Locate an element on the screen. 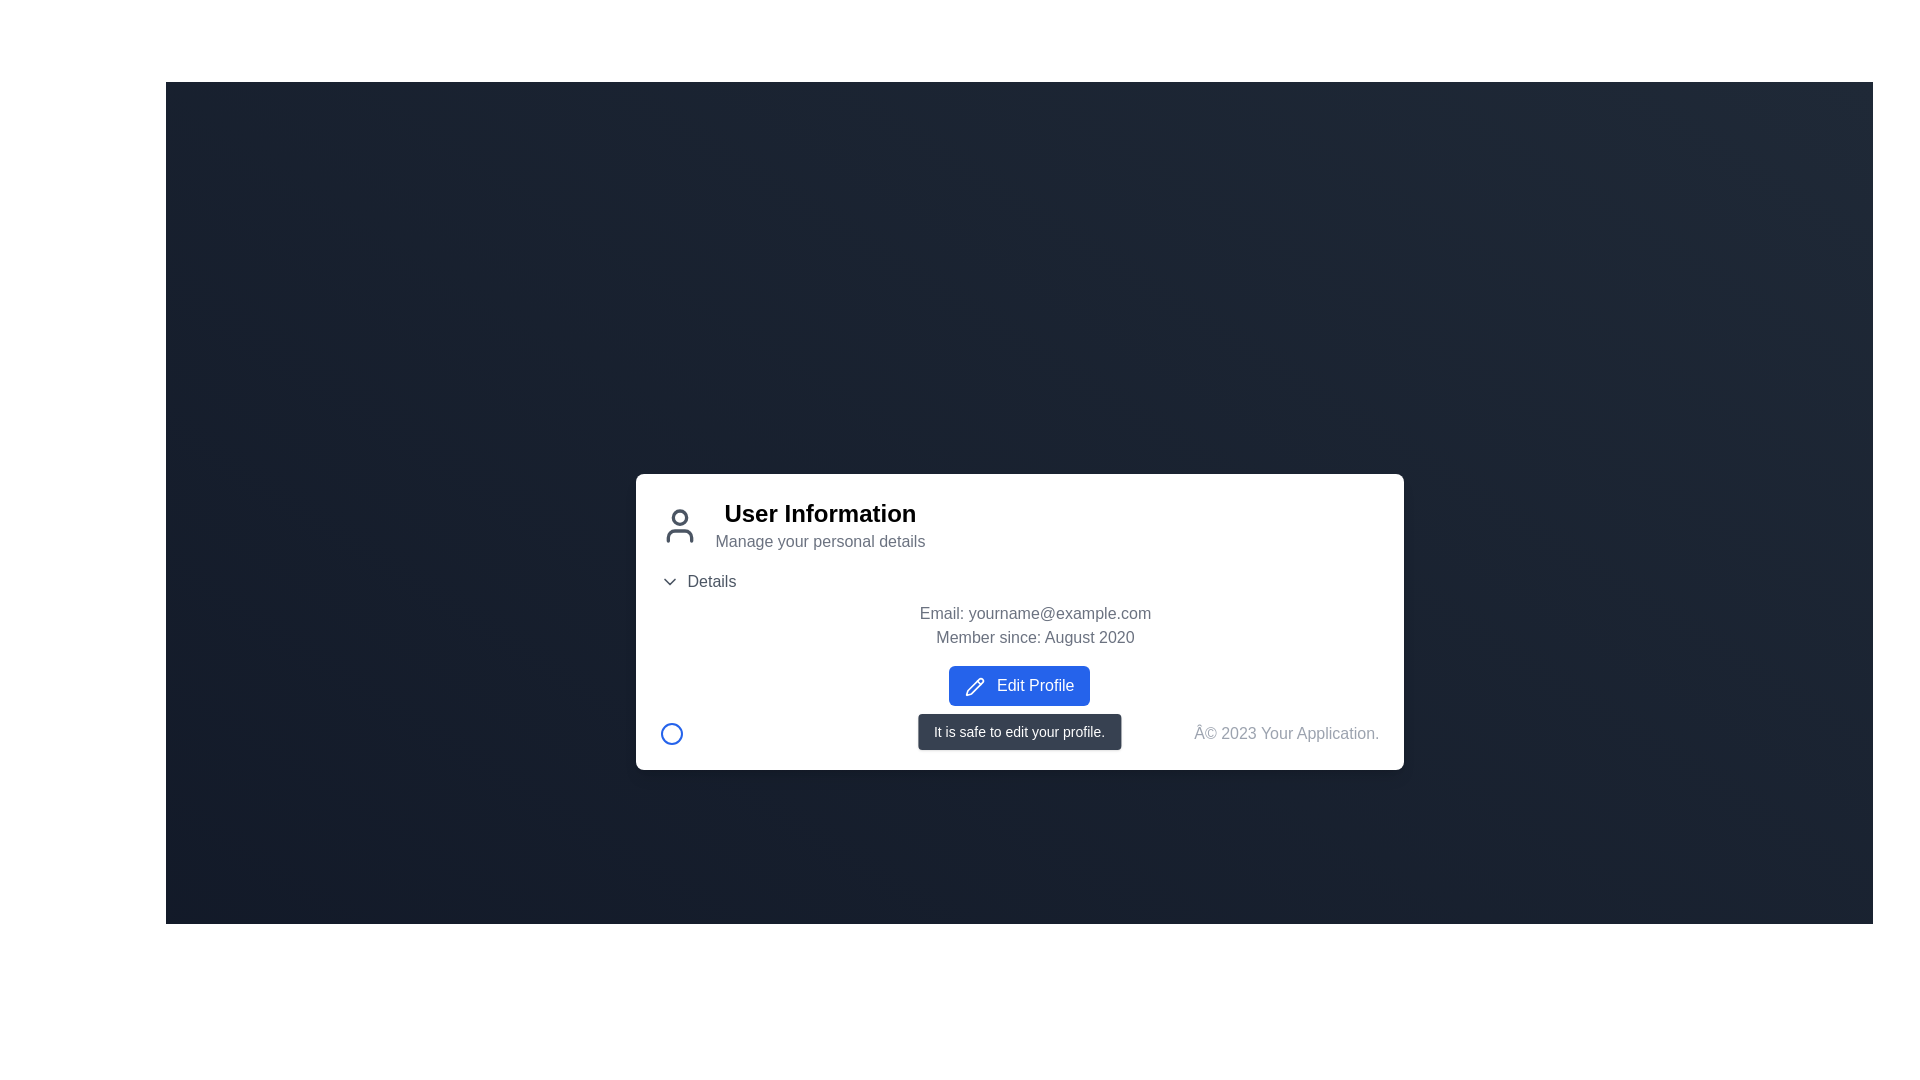 Image resolution: width=1920 pixels, height=1080 pixels. the informational tooltip that displays the message 'It is safe to edit your profile.' which is styled with a gray background and white text, located below the 'Edit Profile' button is located at coordinates (1019, 732).